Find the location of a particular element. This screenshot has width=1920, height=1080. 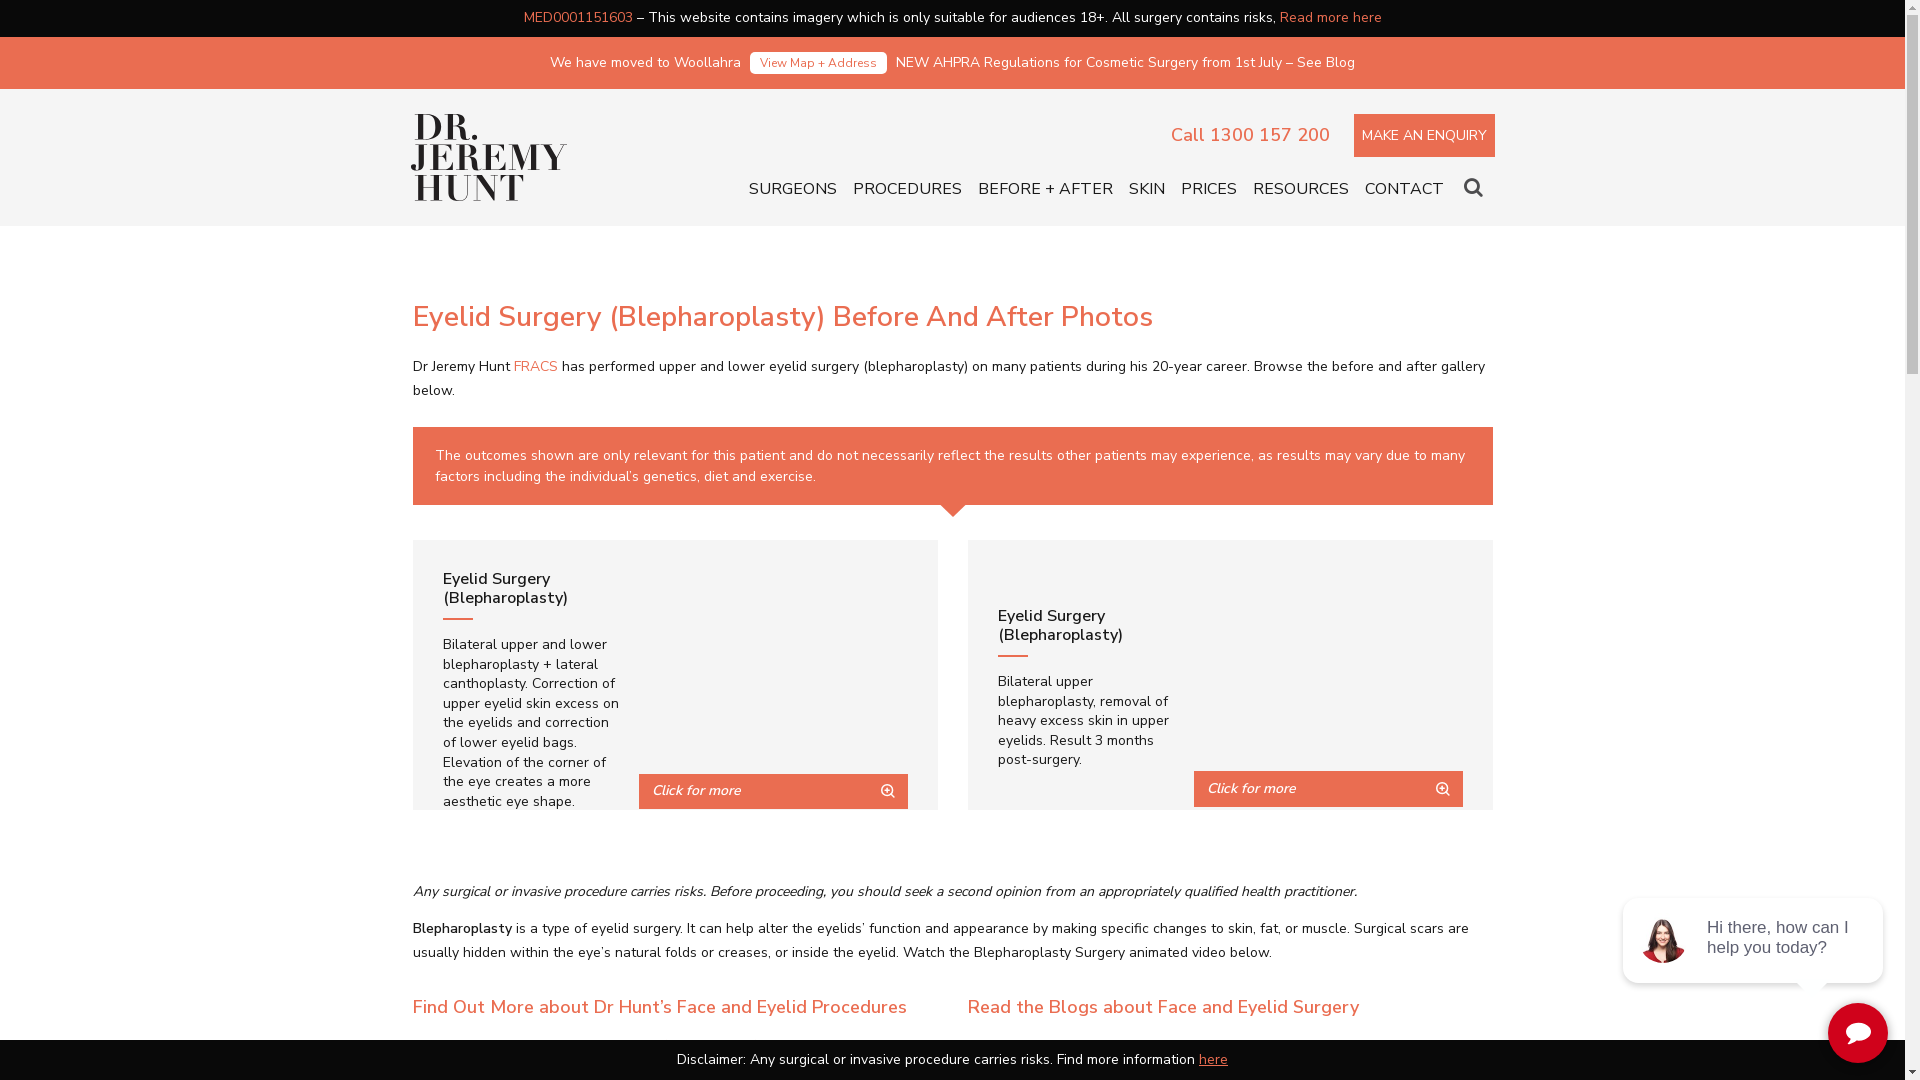

'here' is located at coordinates (1212, 1058).